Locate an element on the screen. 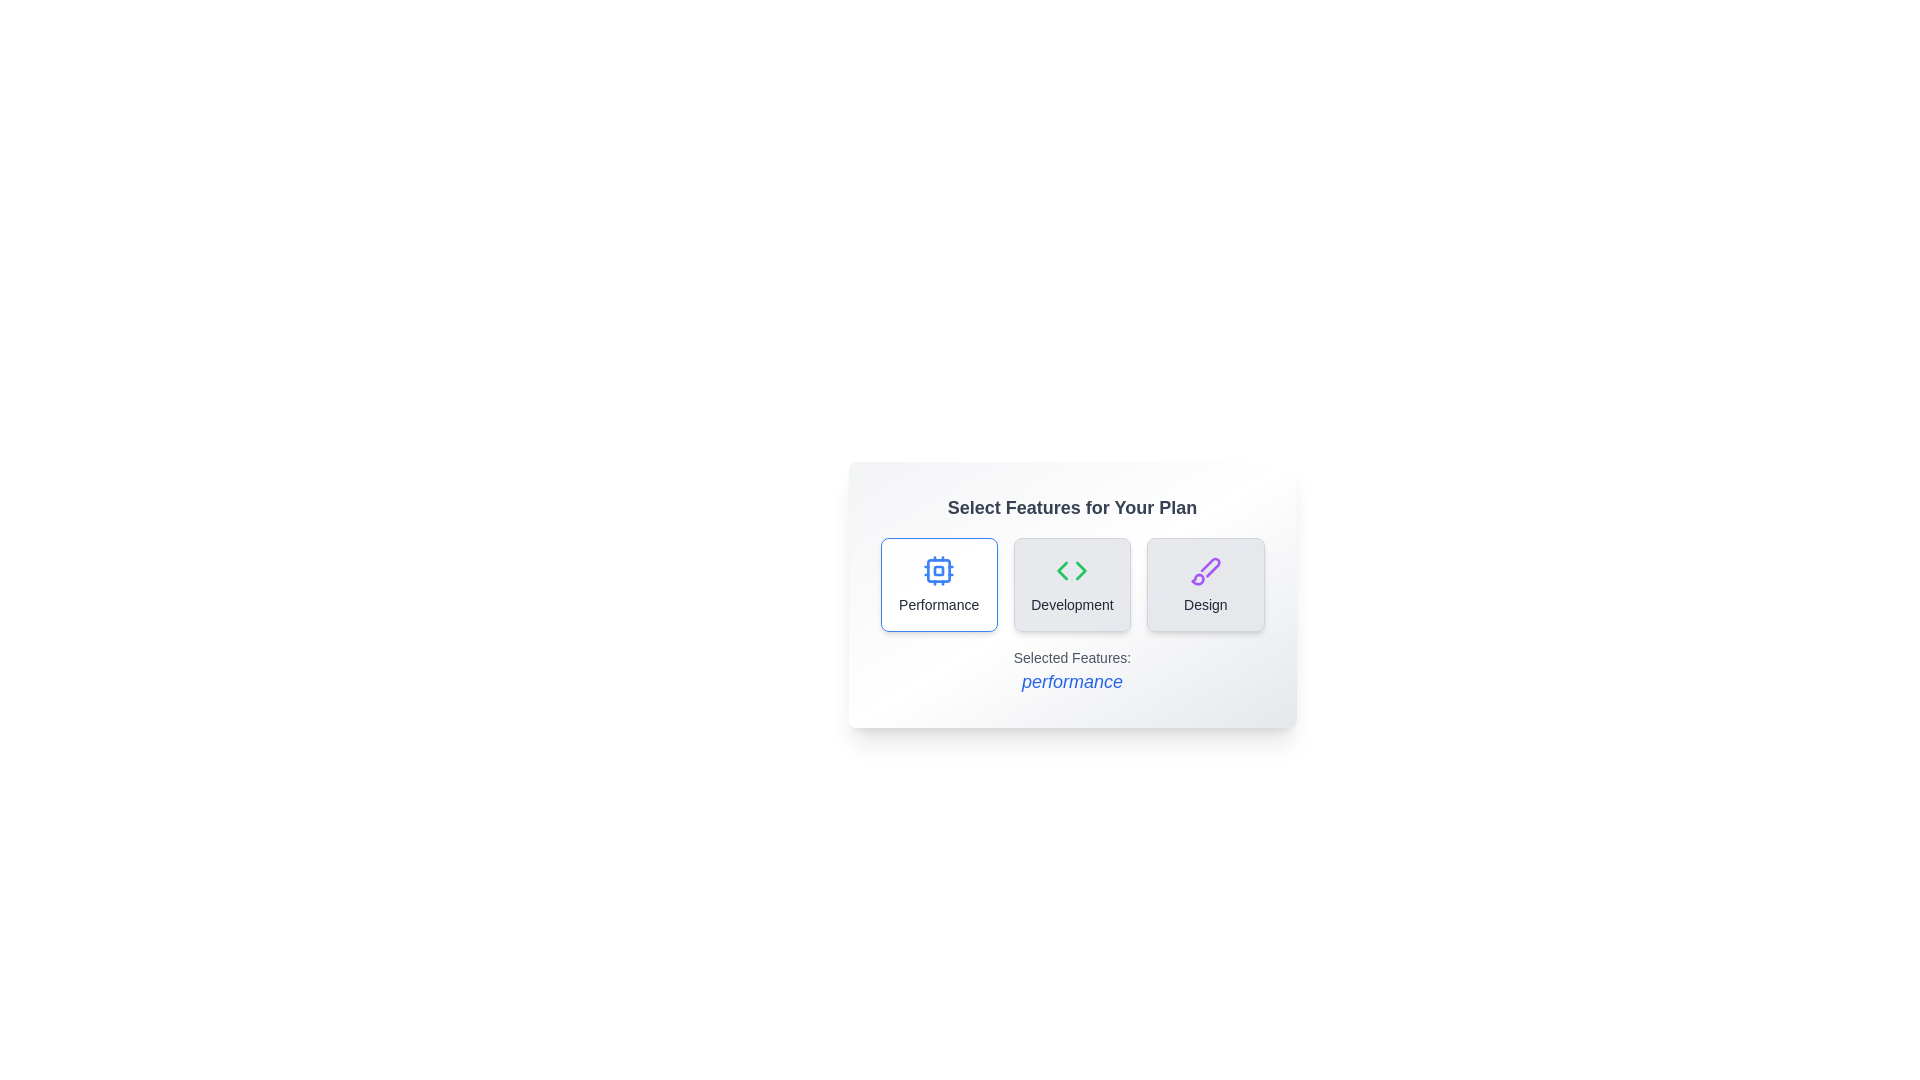  the Development button is located at coordinates (1070, 585).